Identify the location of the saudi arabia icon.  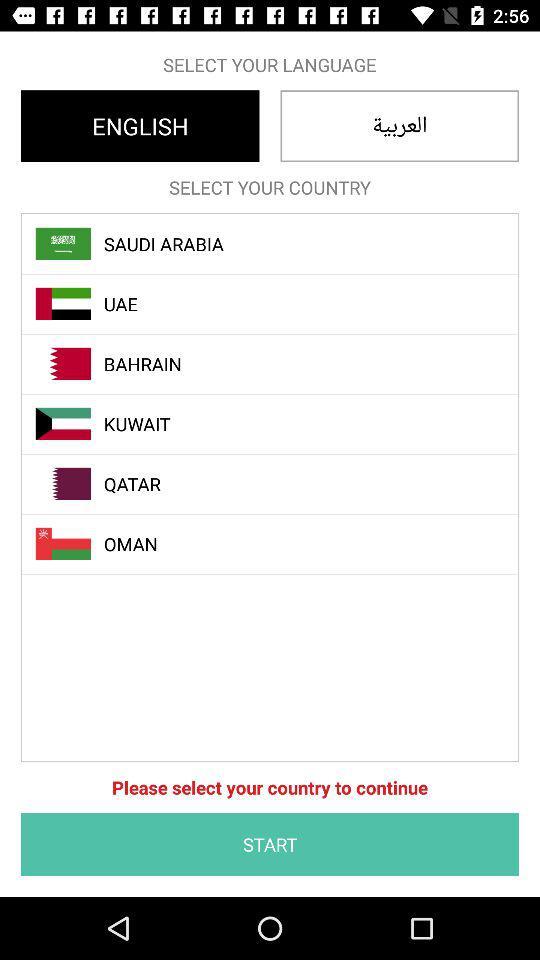
(280, 243).